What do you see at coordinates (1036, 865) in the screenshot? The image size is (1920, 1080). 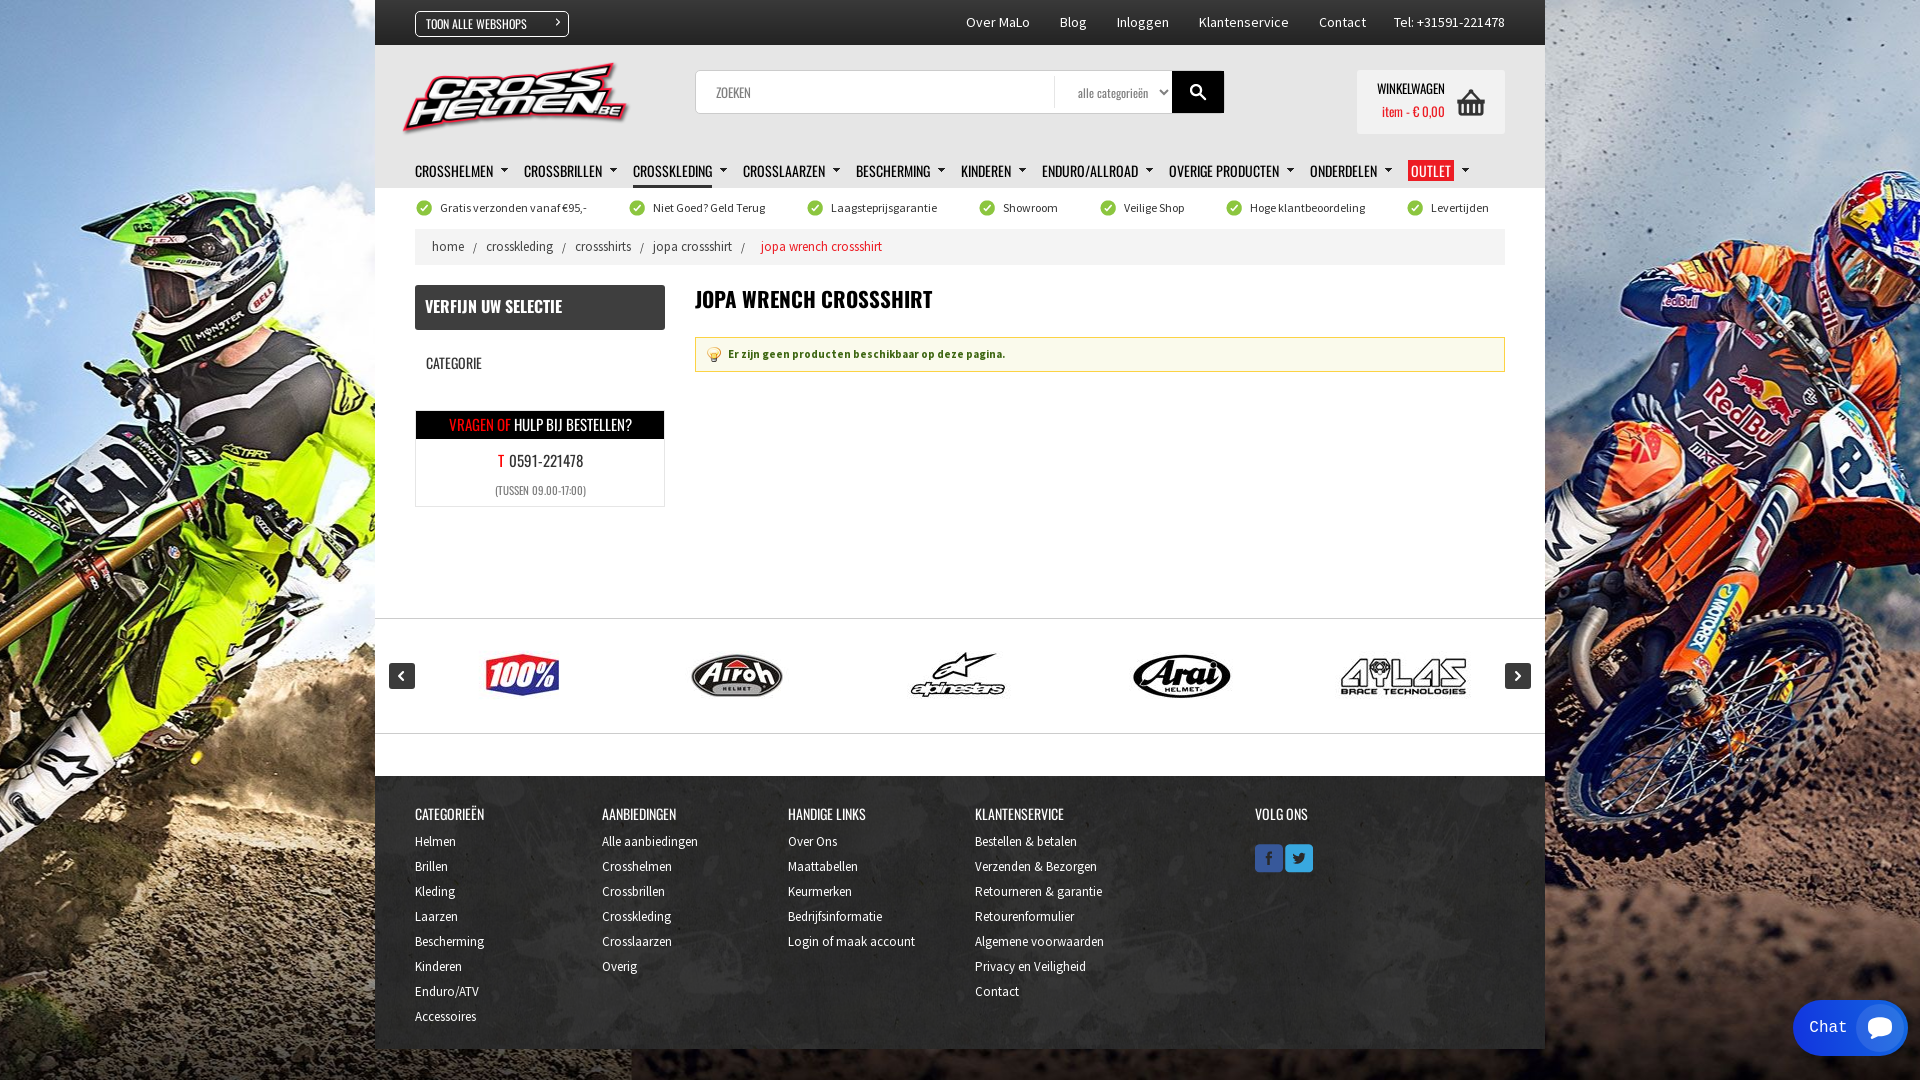 I see `'Verzenden & Bezorgen'` at bounding box center [1036, 865].